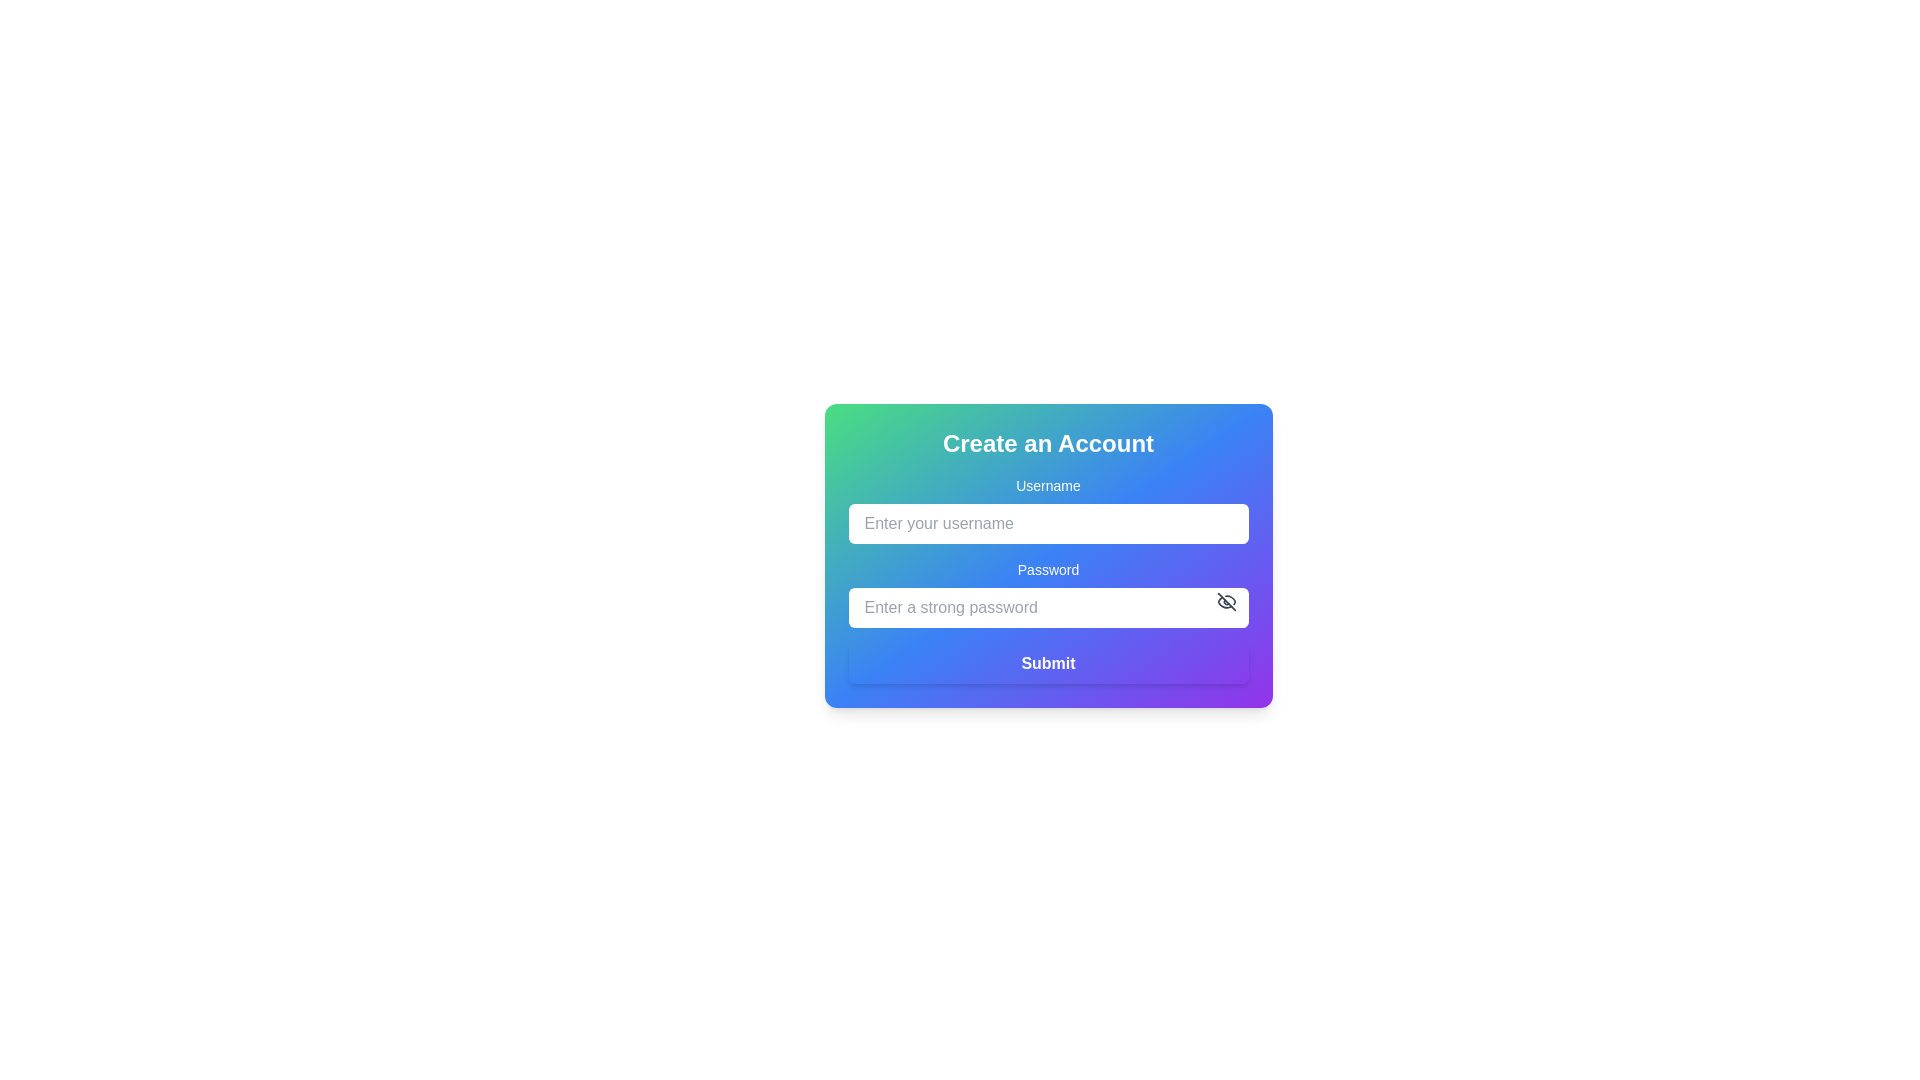  Describe the element at coordinates (1225, 600) in the screenshot. I see `the password visibility toggle icon located on the right side of the password input field` at that location.